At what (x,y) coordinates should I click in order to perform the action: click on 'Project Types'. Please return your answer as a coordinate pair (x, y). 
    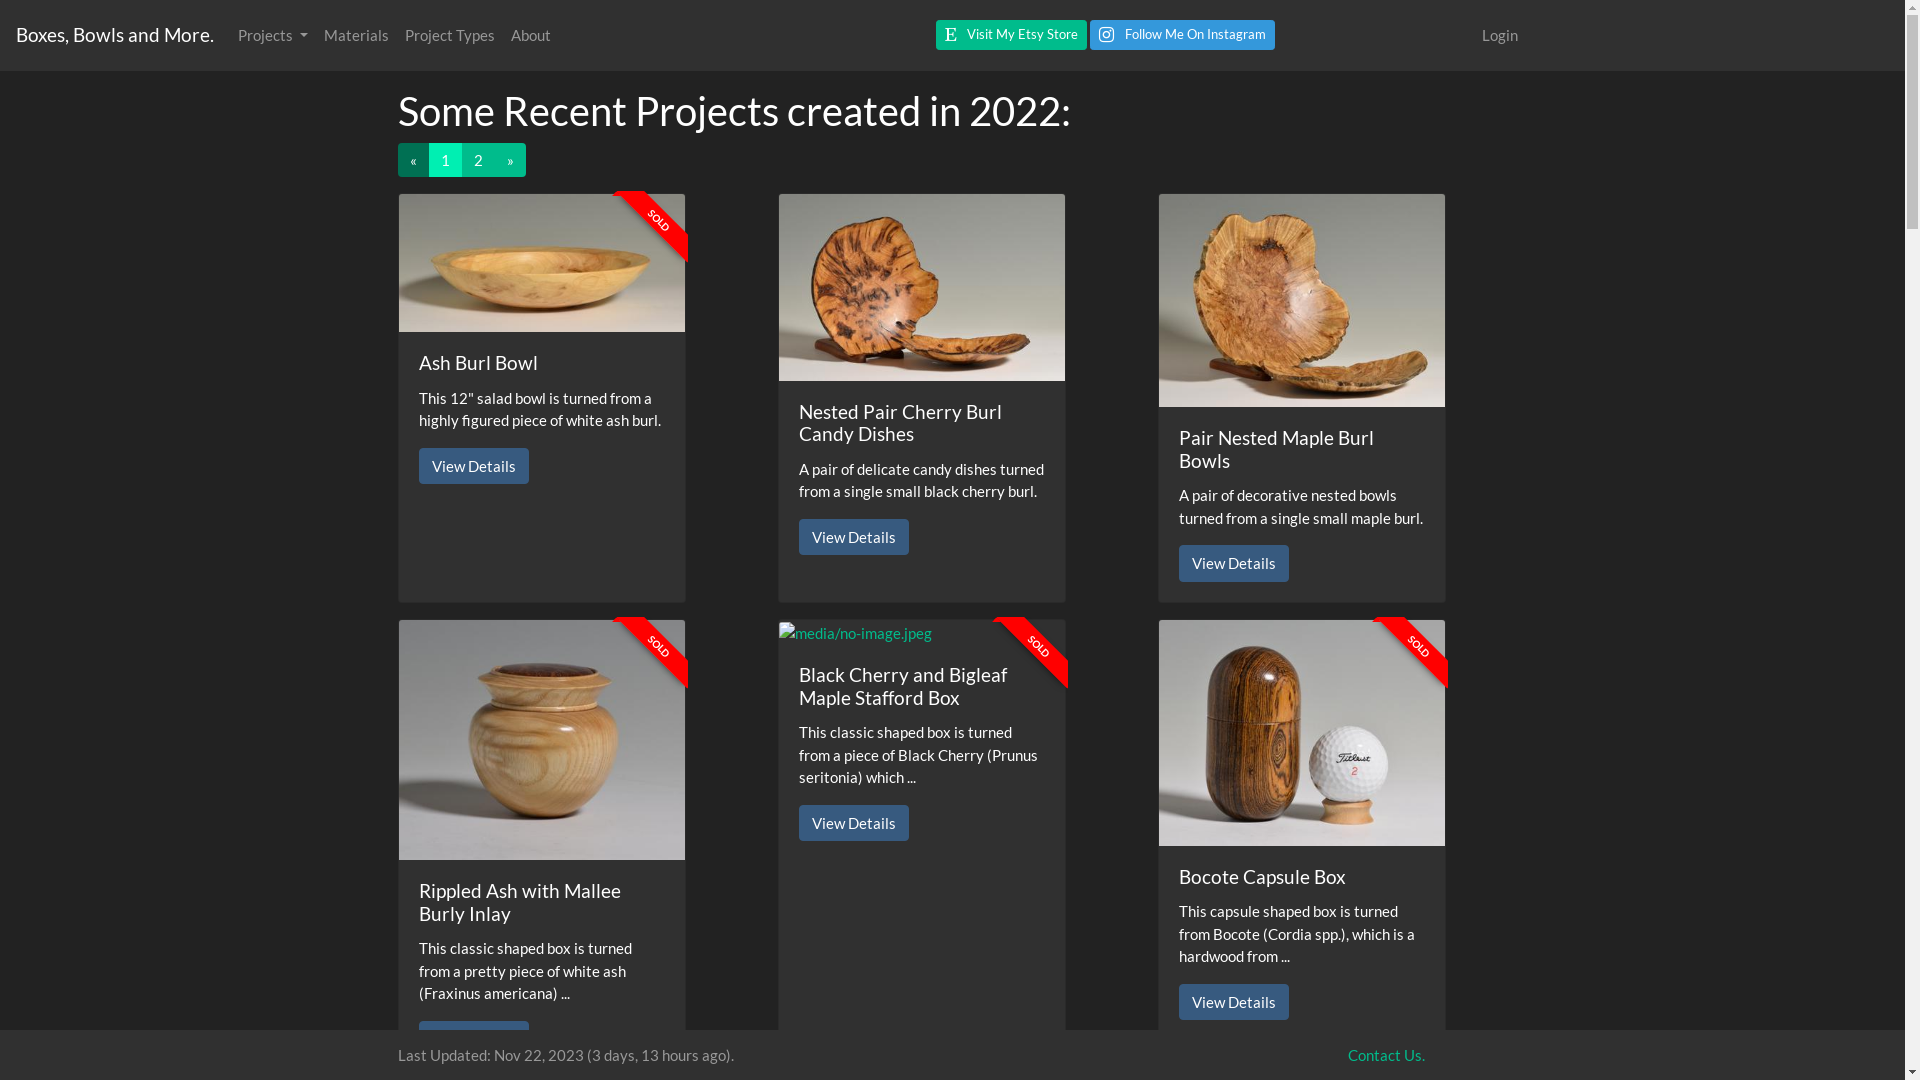
    Looking at the image, I should click on (449, 35).